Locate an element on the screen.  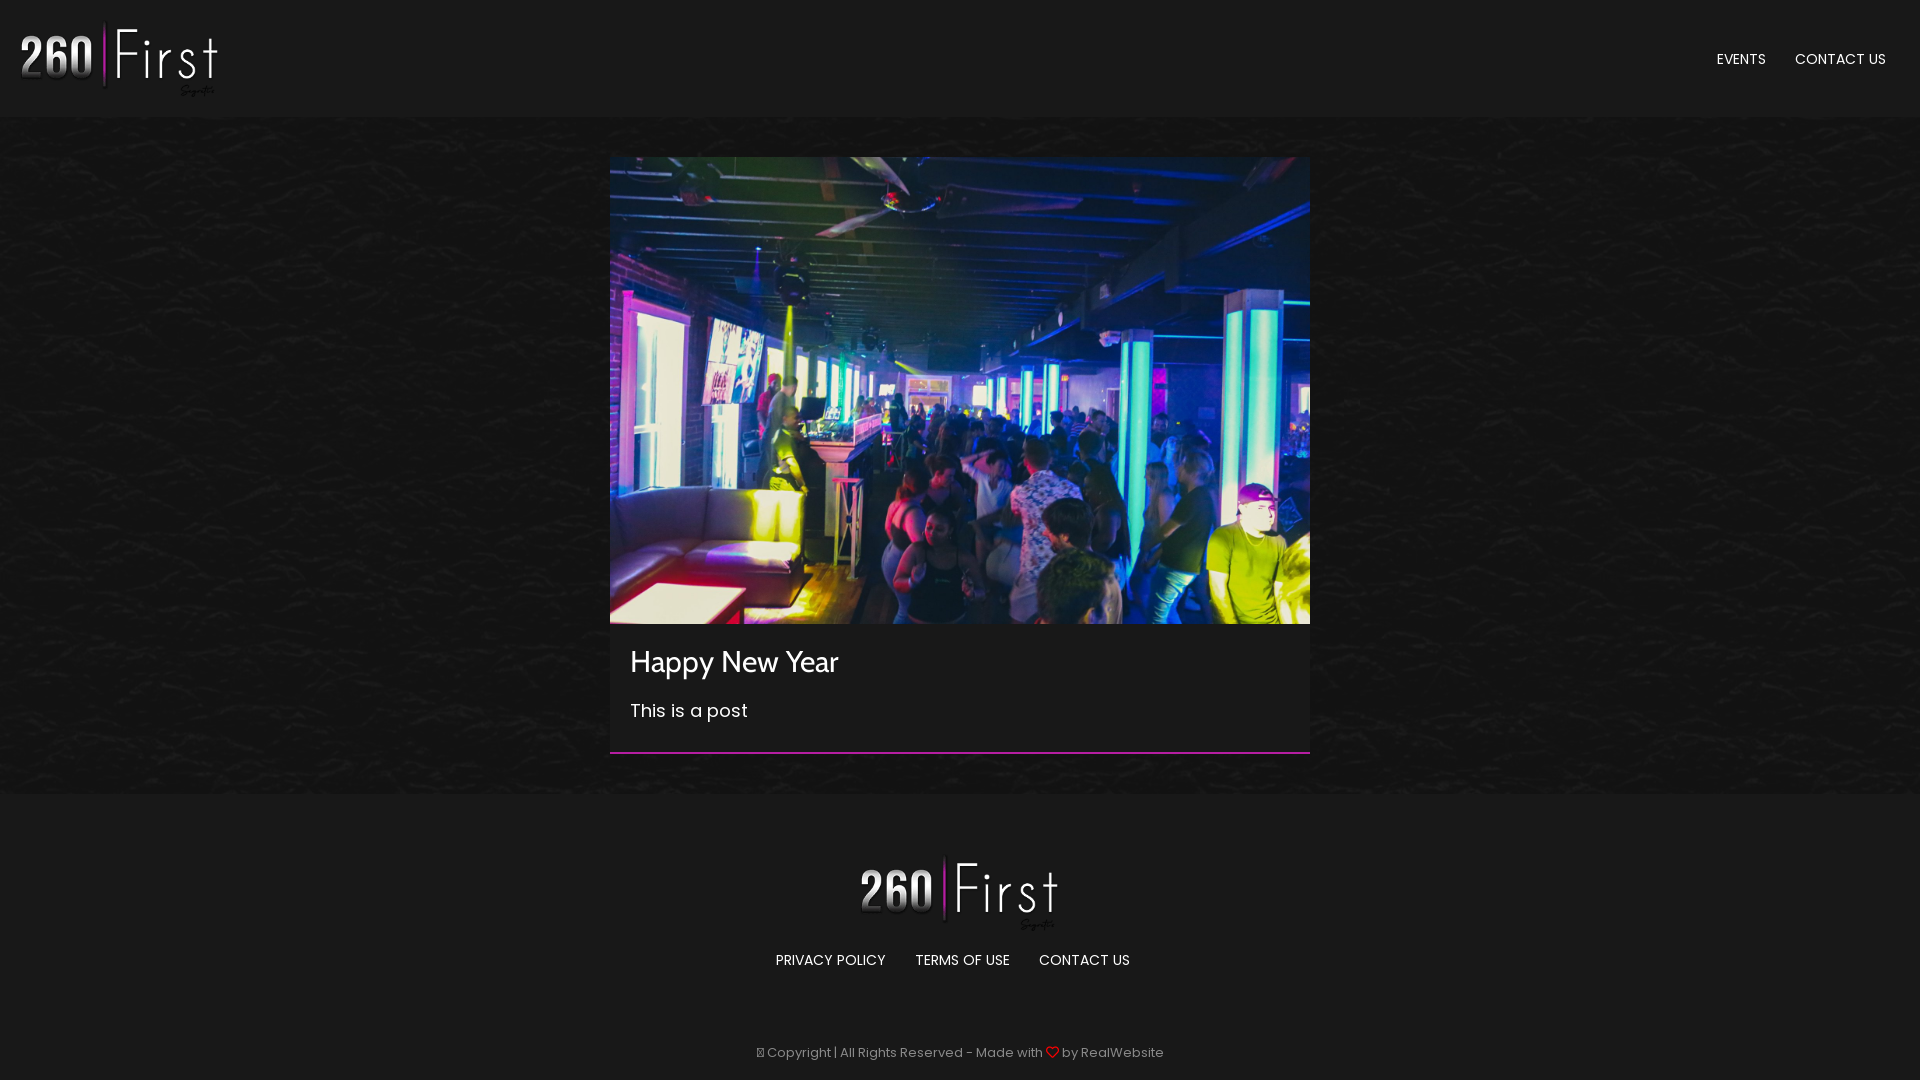
'CONTACT US' is located at coordinates (1023, 959).